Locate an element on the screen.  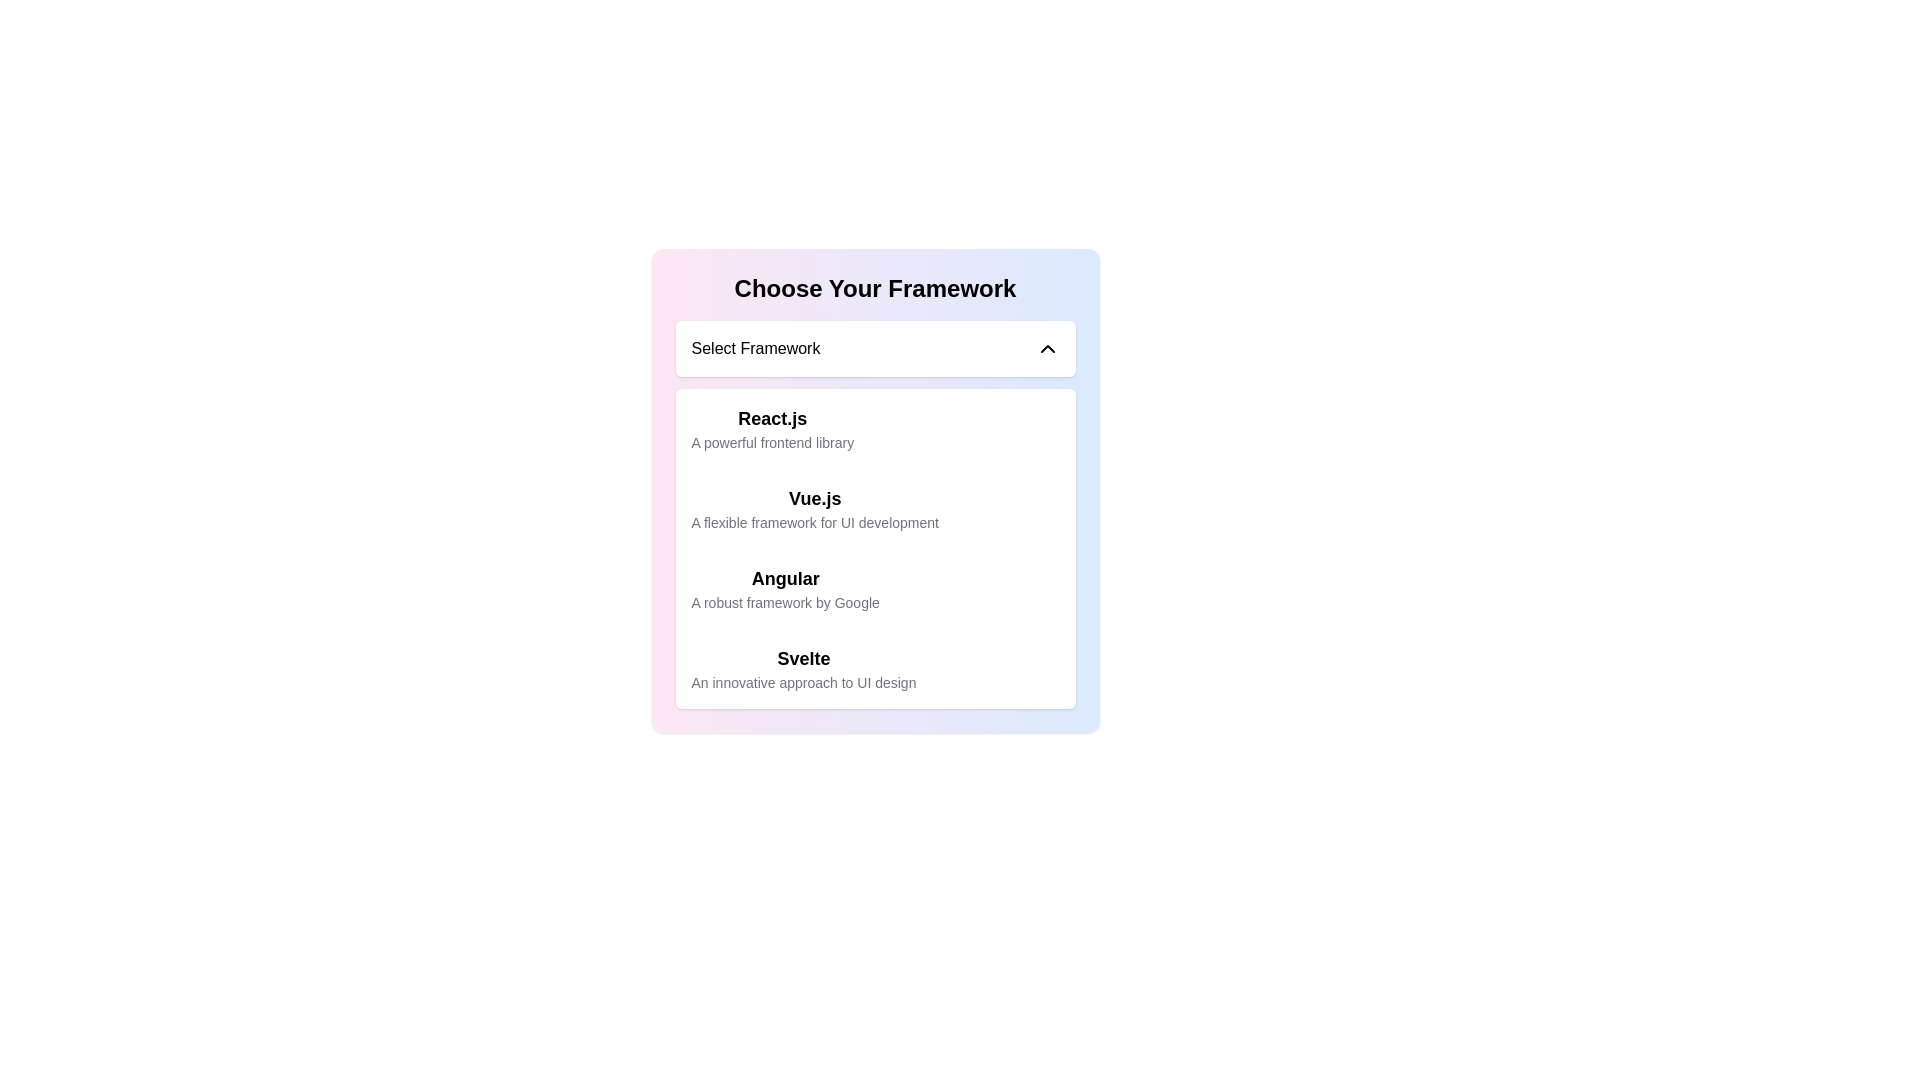
the second item in the vertical list that provides information about the Vue.js framework is located at coordinates (875, 508).